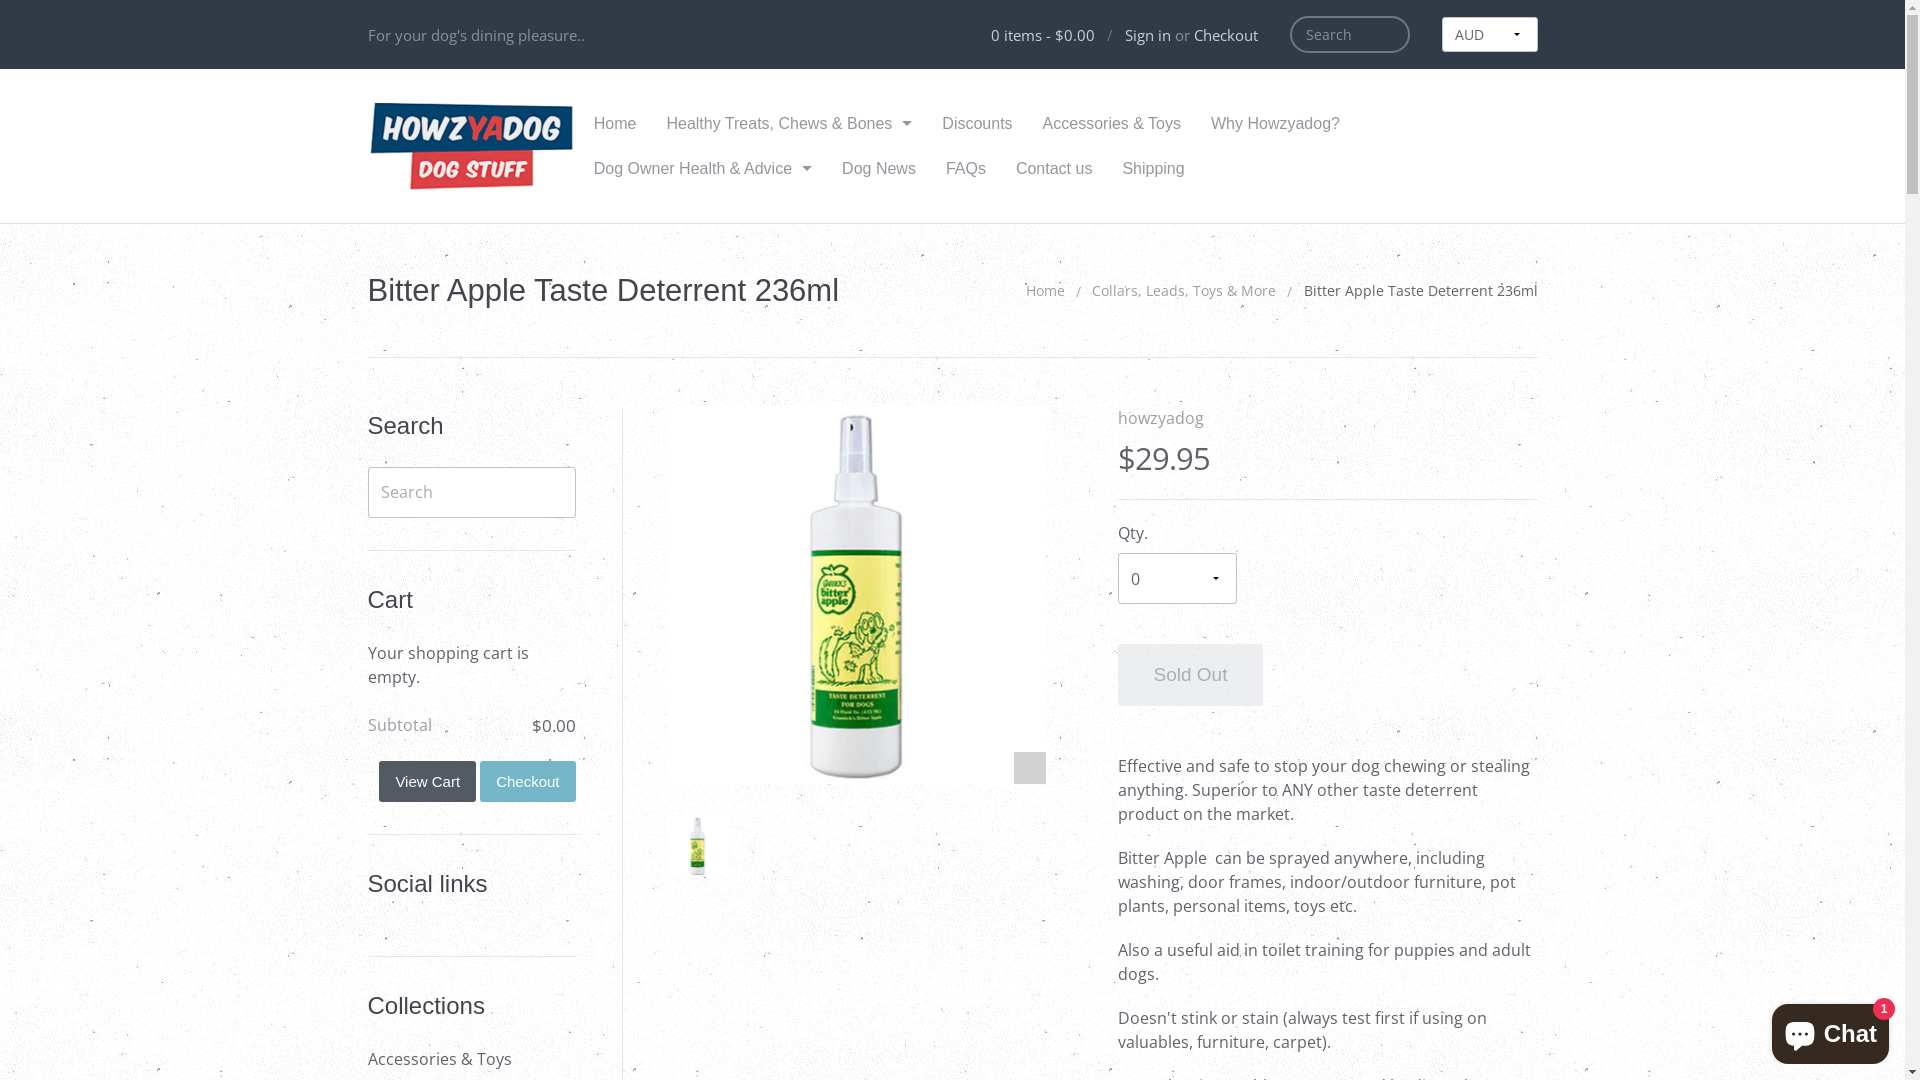 The image size is (1920, 1080). I want to click on 'View Cart', so click(426, 780).